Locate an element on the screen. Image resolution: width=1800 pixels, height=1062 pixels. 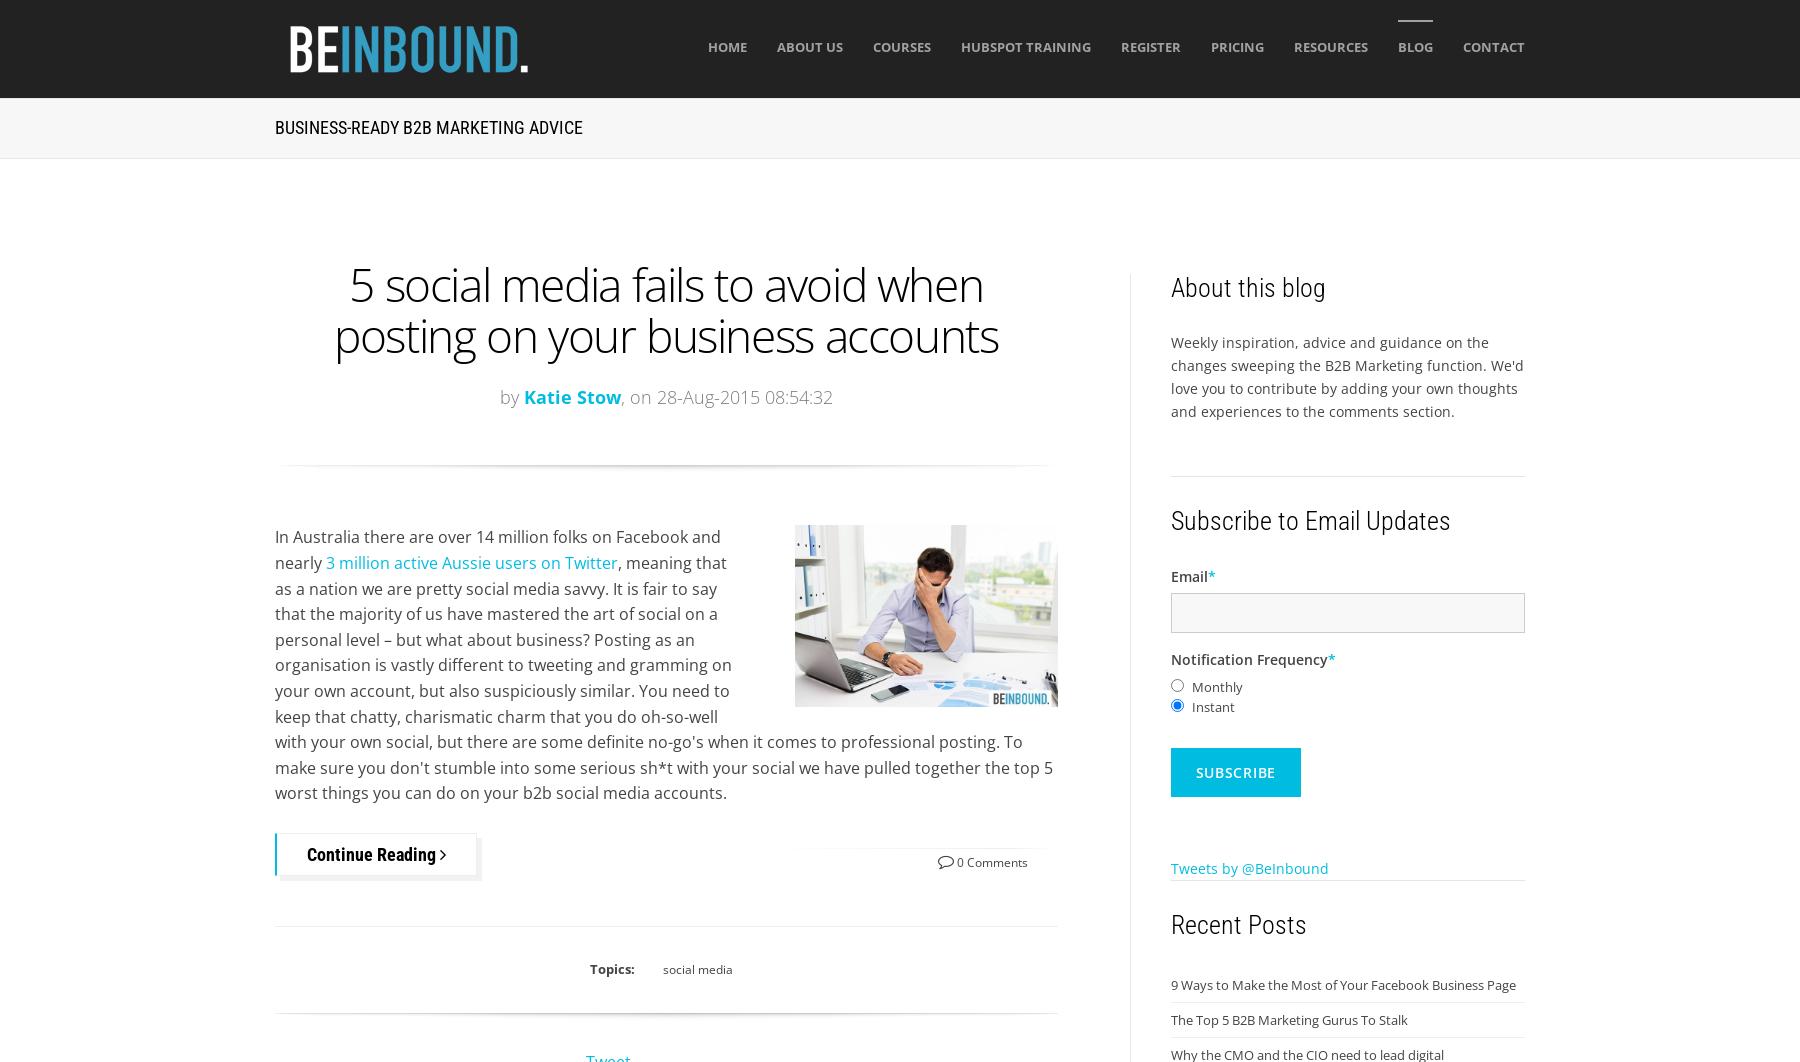
'Weekly inspiration, advice and guidance on the changes sweeping the B2B Marketing function. We'd love you to contribute by adding your own thoughts and experiences to the comments section.' is located at coordinates (1346, 376).